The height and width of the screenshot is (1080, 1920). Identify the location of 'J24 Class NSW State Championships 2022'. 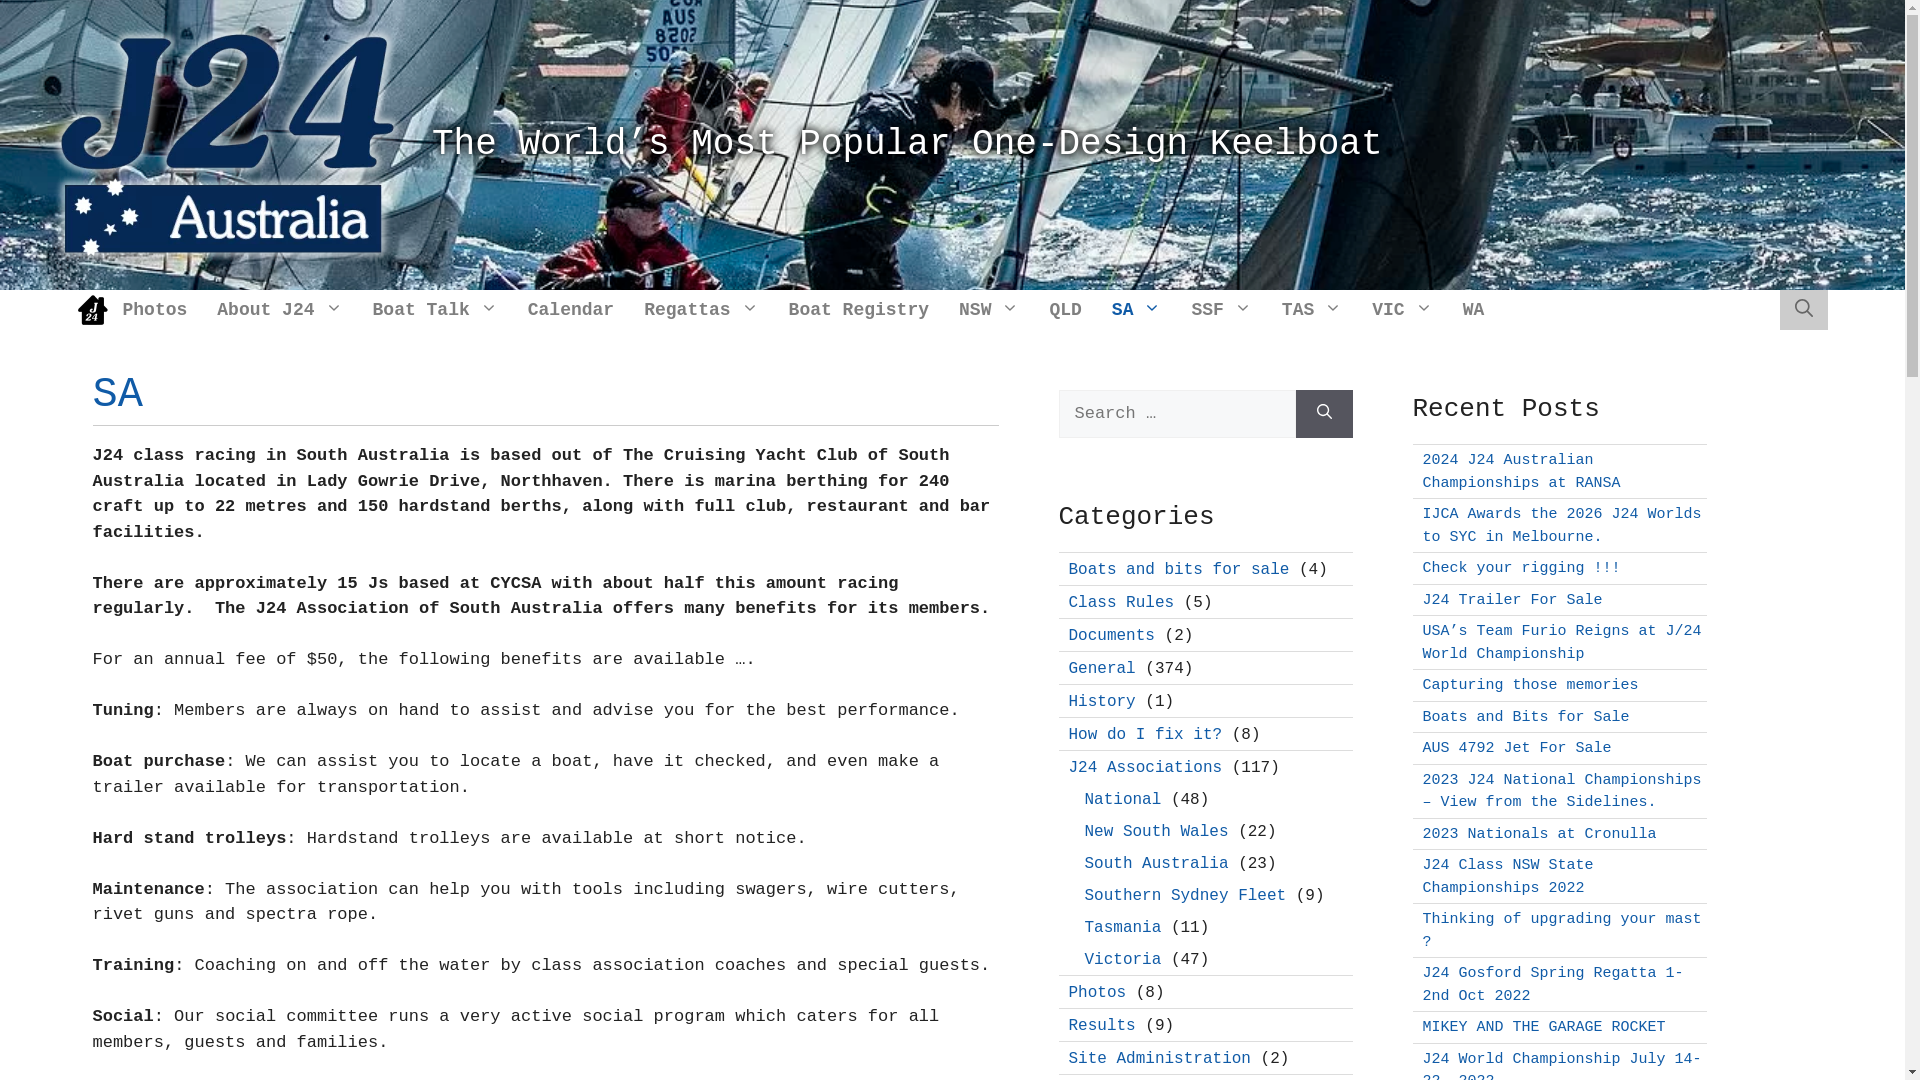
(1507, 875).